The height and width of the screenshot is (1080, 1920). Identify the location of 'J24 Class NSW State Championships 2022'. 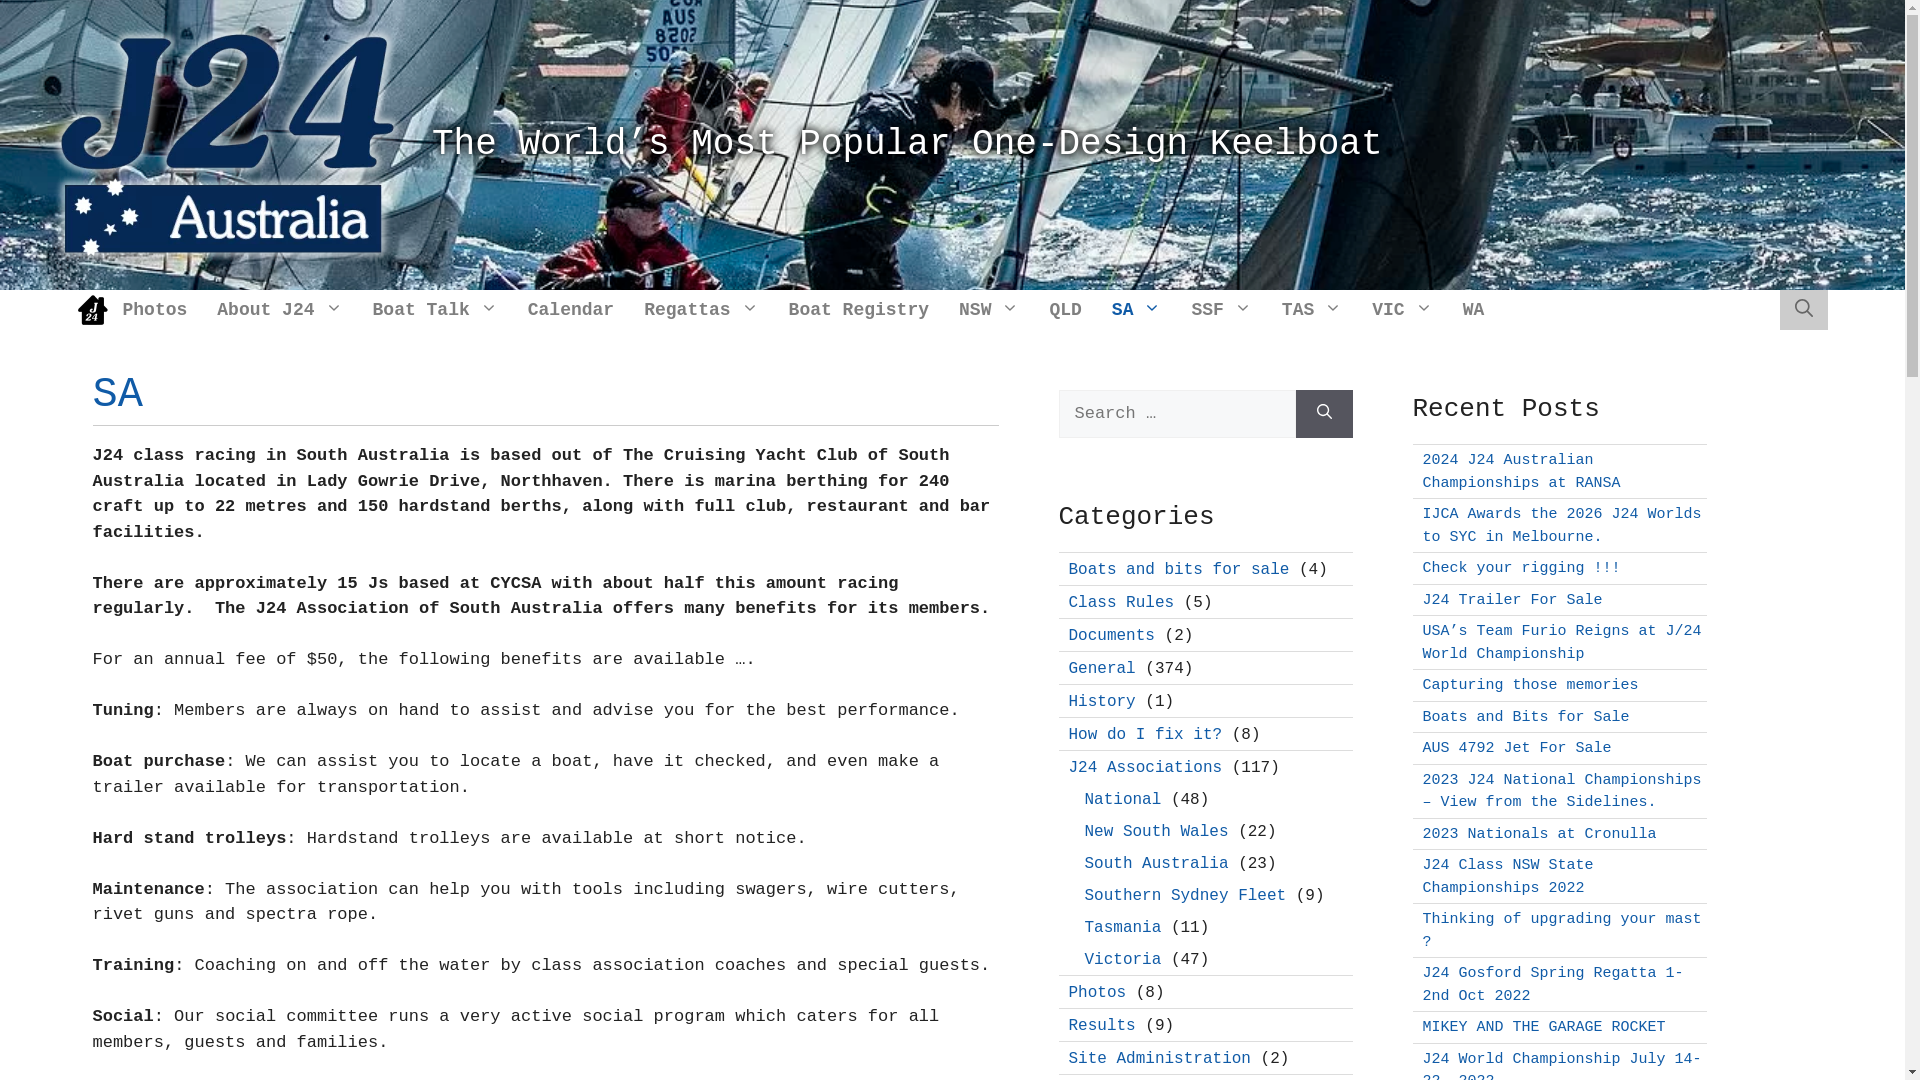
(1507, 875).